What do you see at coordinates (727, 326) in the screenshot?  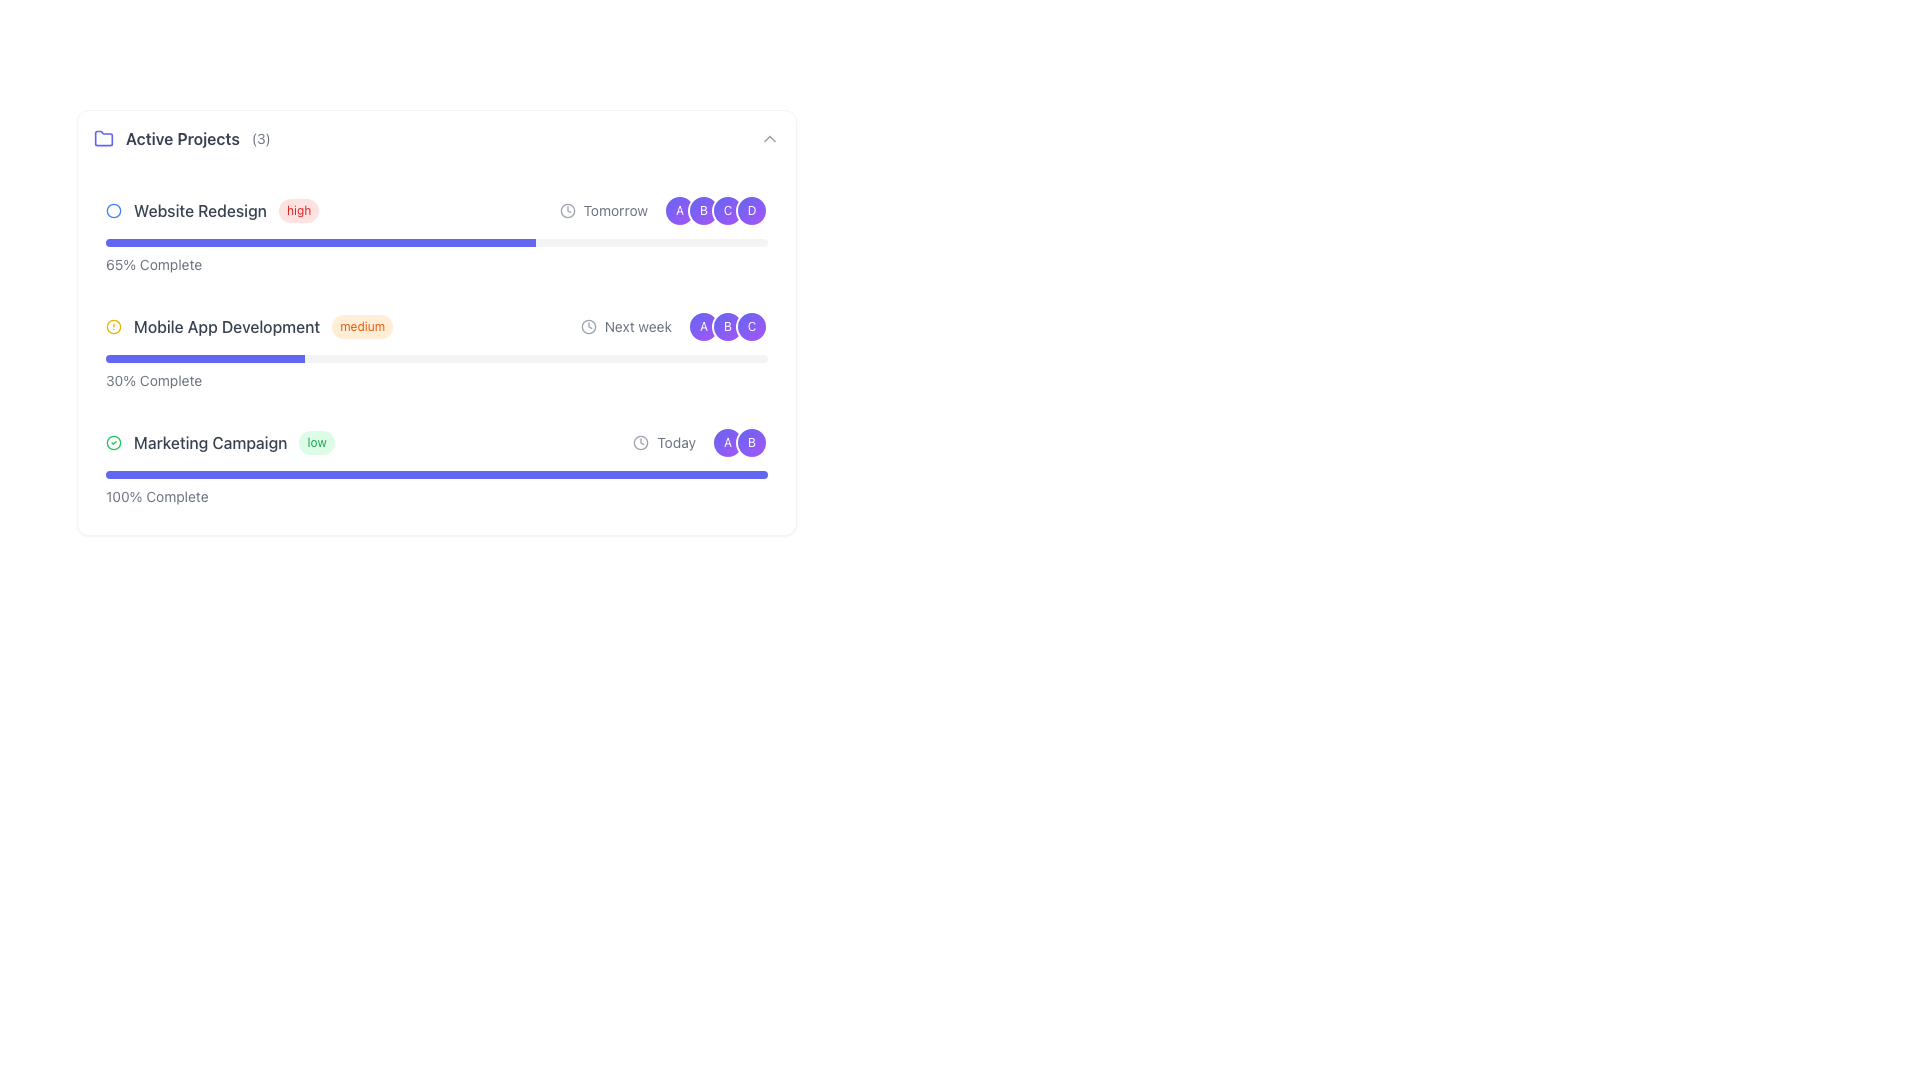 I see `the circular avatar button displaying the letter 'B', which is the second button in a group of three, located next to the 'Mobile App Development' row in the 'Active Projects' section` at bounding box center [727, 326].